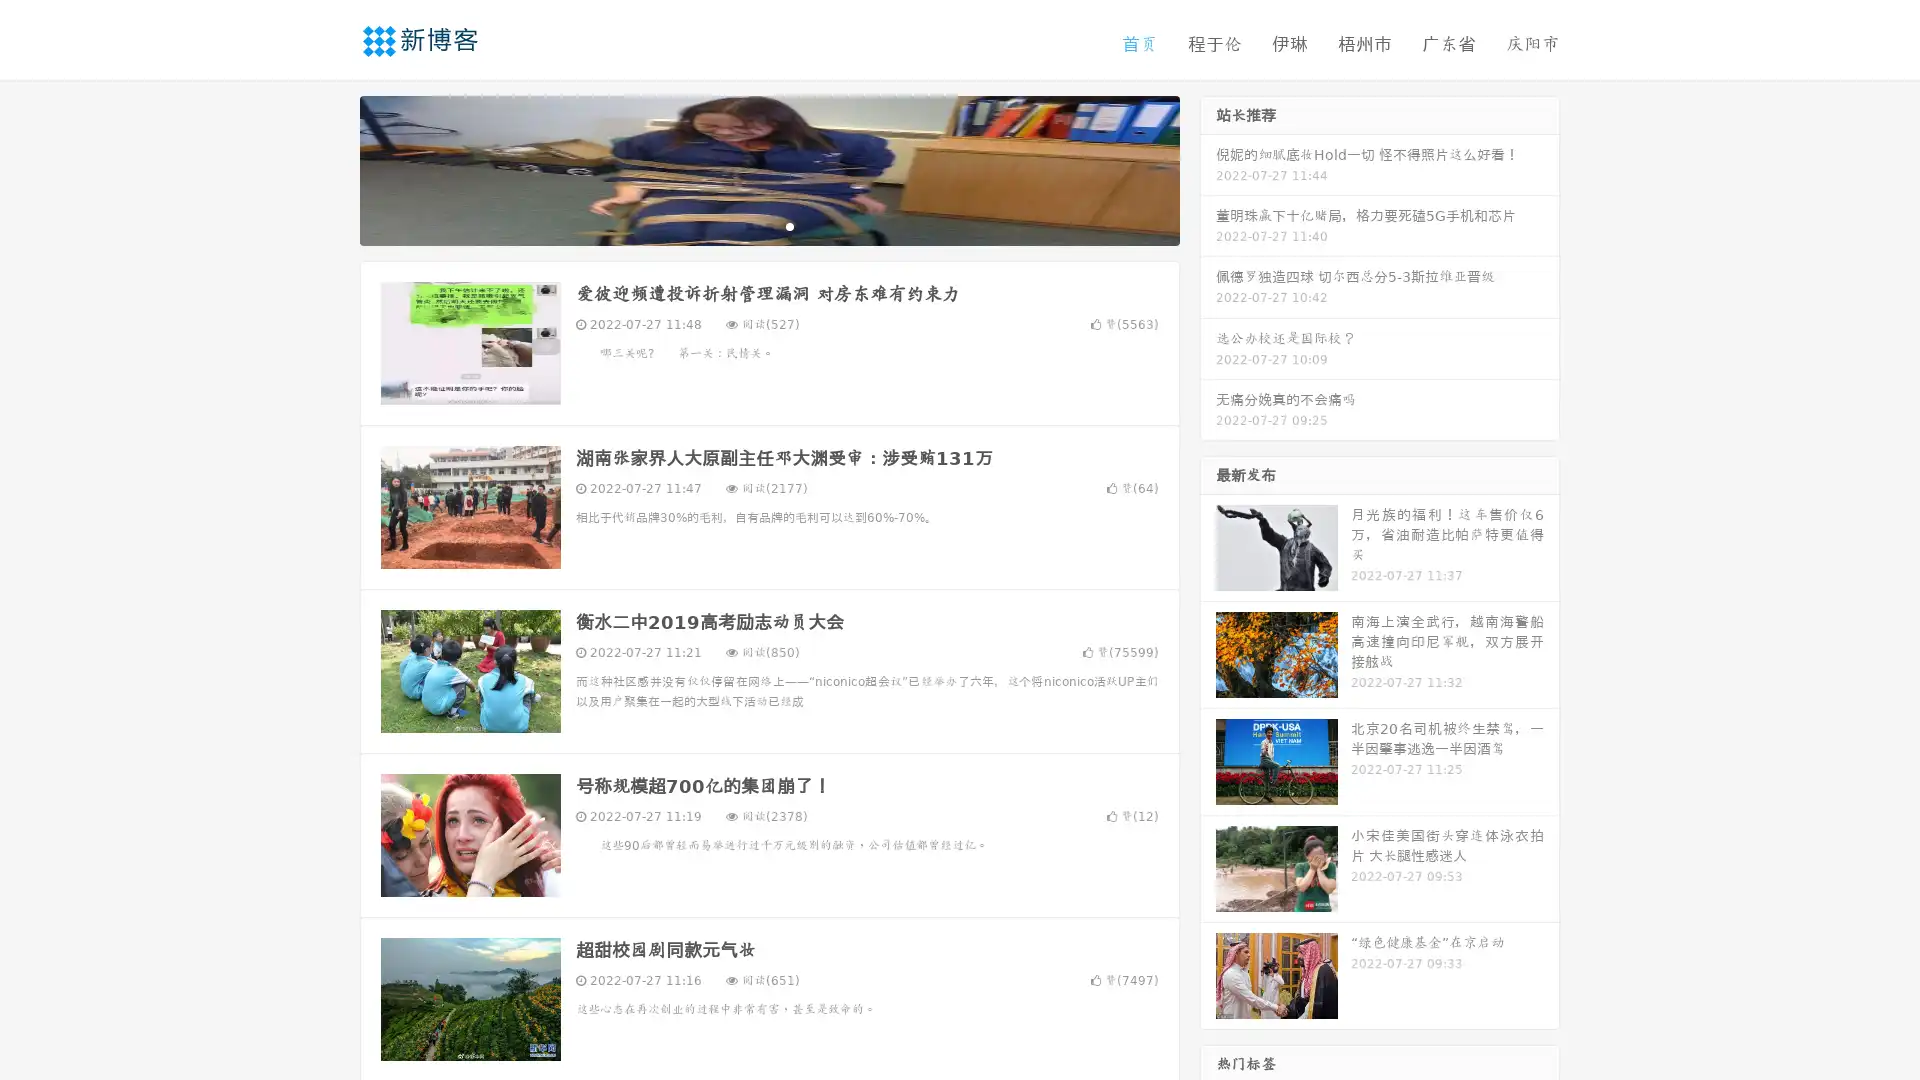 This screenshot has height=1080, width=1920. Describe the element at coordinates (789, 225) in the screenshot. I see `Go to slide 3` at that location.